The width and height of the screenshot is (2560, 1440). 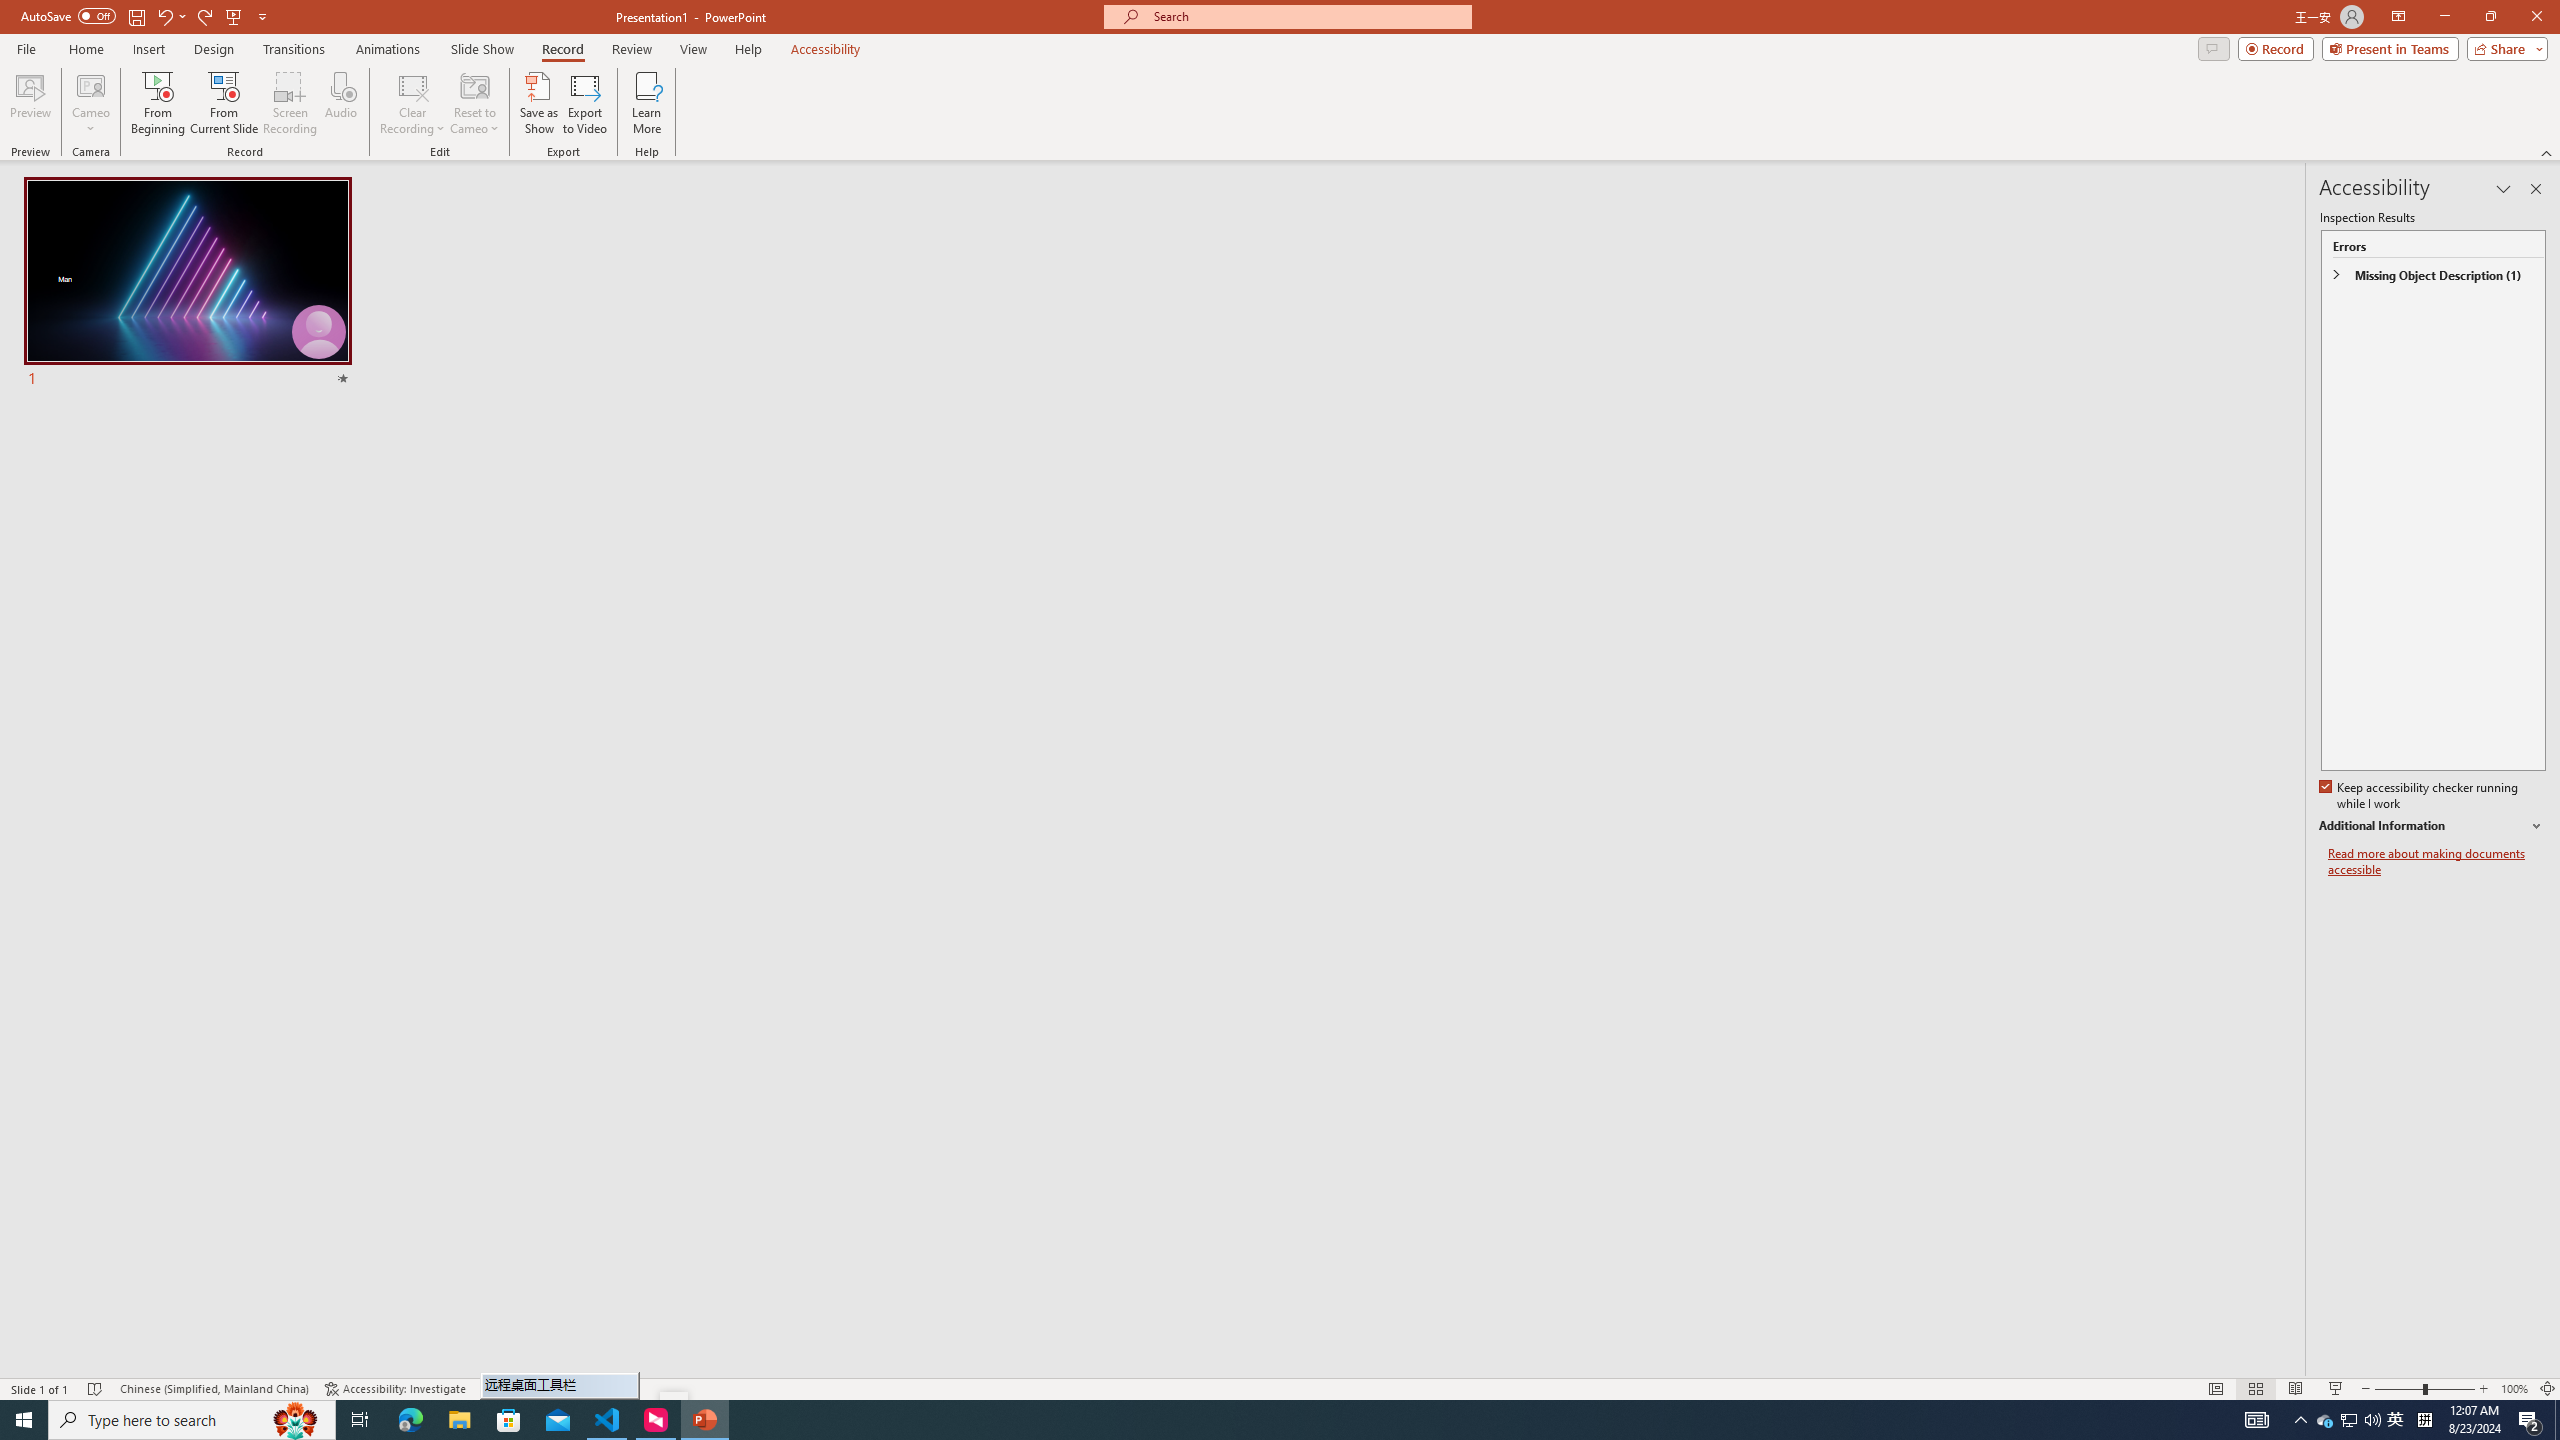 I want to click on 'Export to Video', so click(x=583, y=103).